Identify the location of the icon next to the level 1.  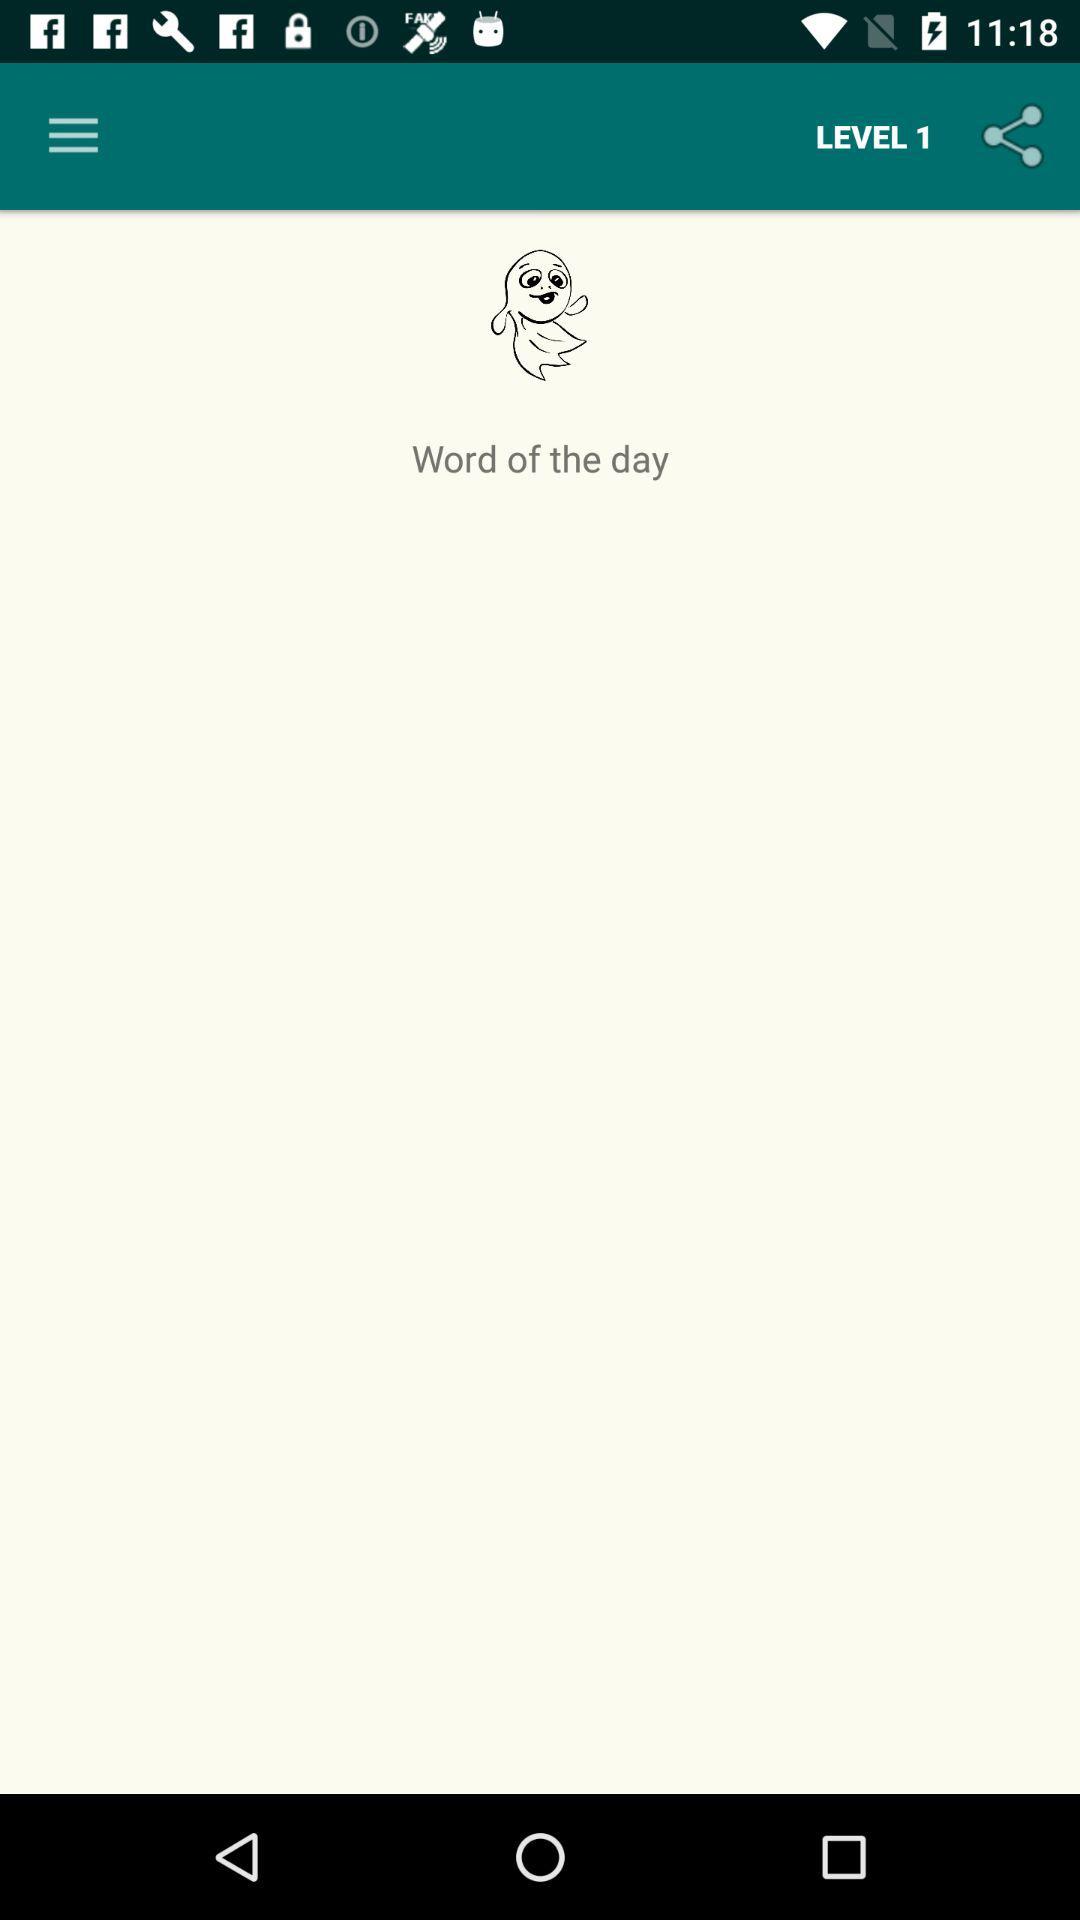
(1017, 135).